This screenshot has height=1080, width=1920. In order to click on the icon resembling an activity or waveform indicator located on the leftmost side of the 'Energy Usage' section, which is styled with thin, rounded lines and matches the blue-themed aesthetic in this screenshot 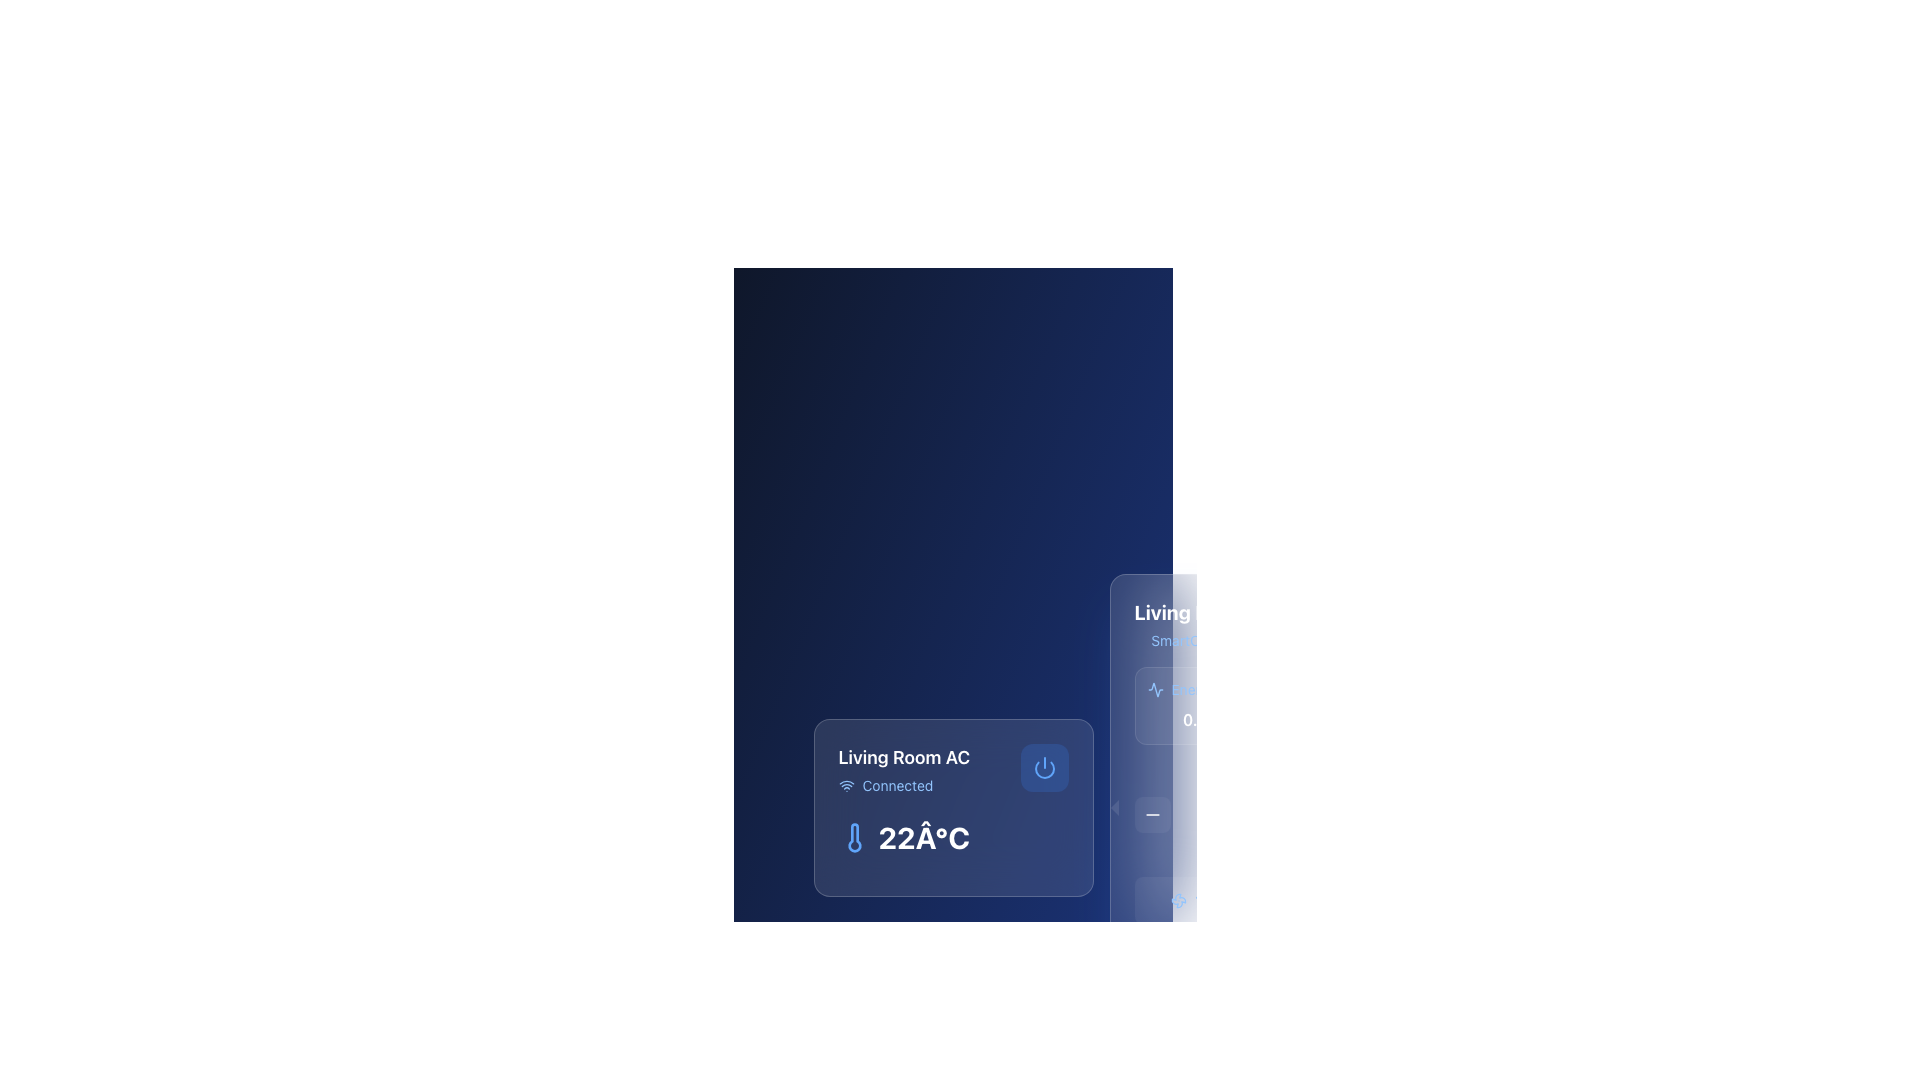, I will do `click(1155, 689)`.